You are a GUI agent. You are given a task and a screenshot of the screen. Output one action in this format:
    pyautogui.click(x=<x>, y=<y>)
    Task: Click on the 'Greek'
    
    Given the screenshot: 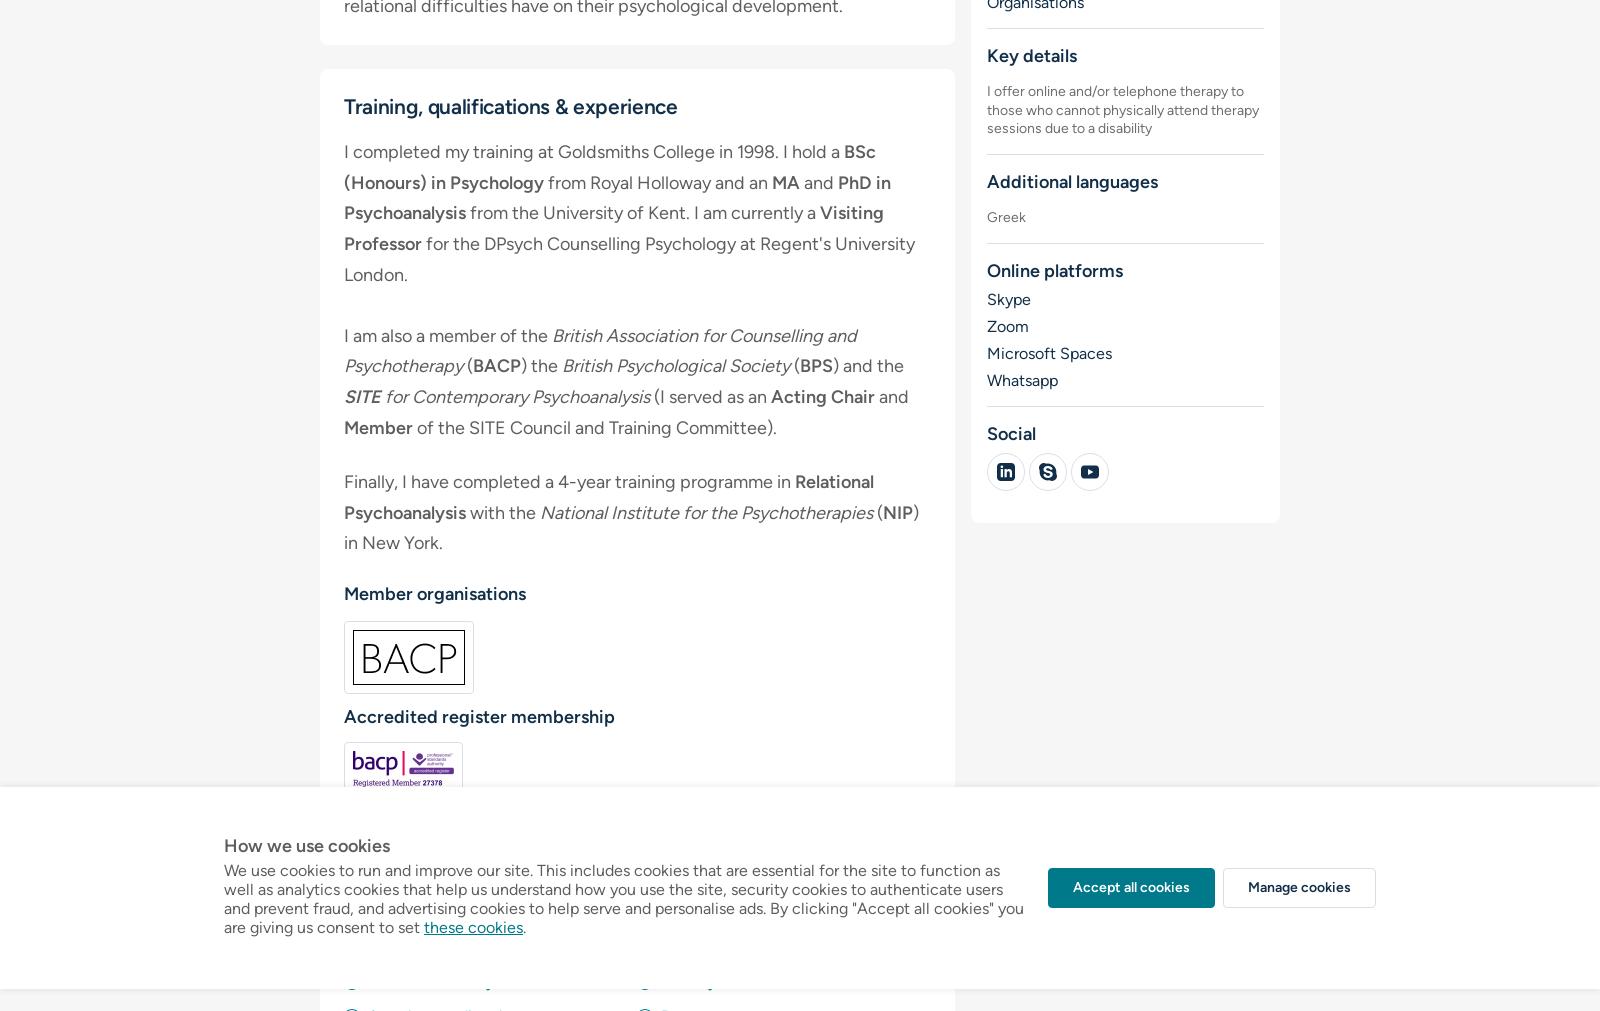 What is the action you would take?
    pyautogui.click(x=1005, y=216)
    